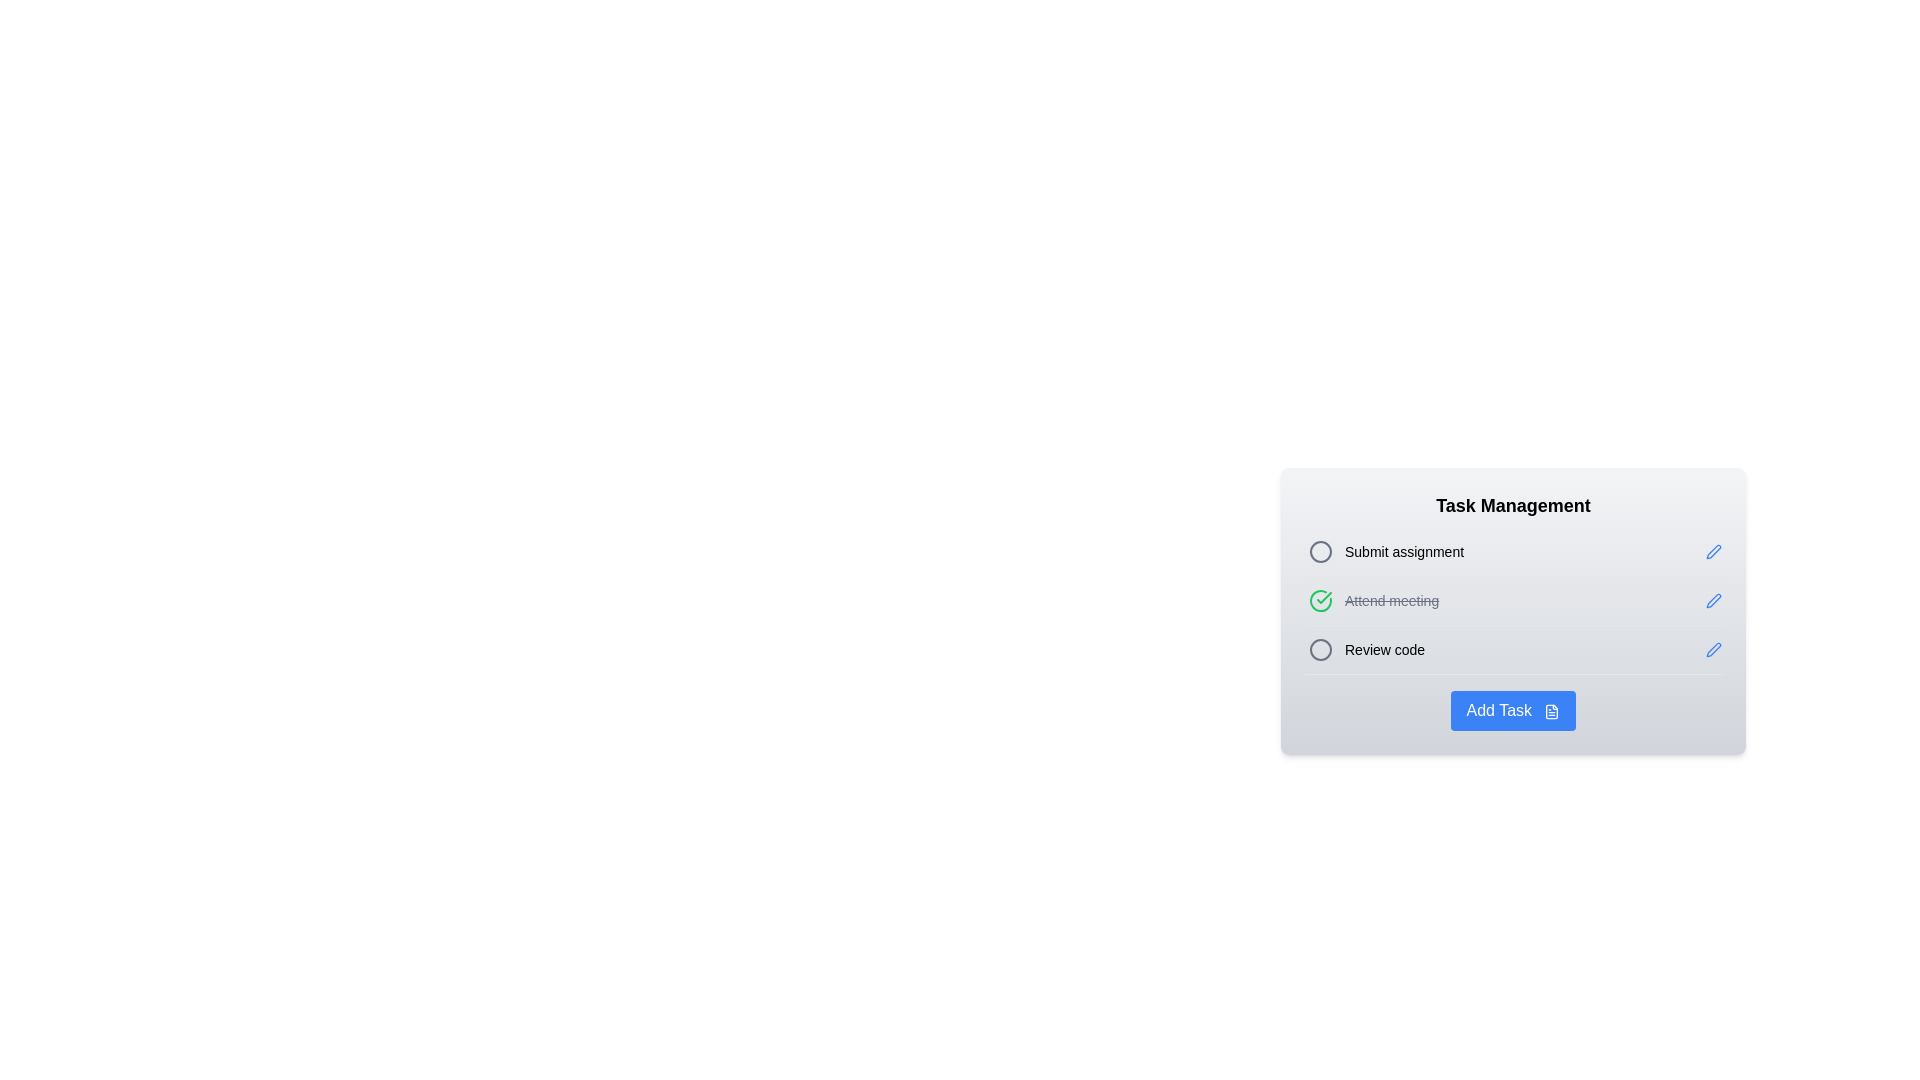 The width and height of the screenshot is (1920, 1080). I want to click on the blue pen icon located in the 'Review code' row, so click(1712, 650).